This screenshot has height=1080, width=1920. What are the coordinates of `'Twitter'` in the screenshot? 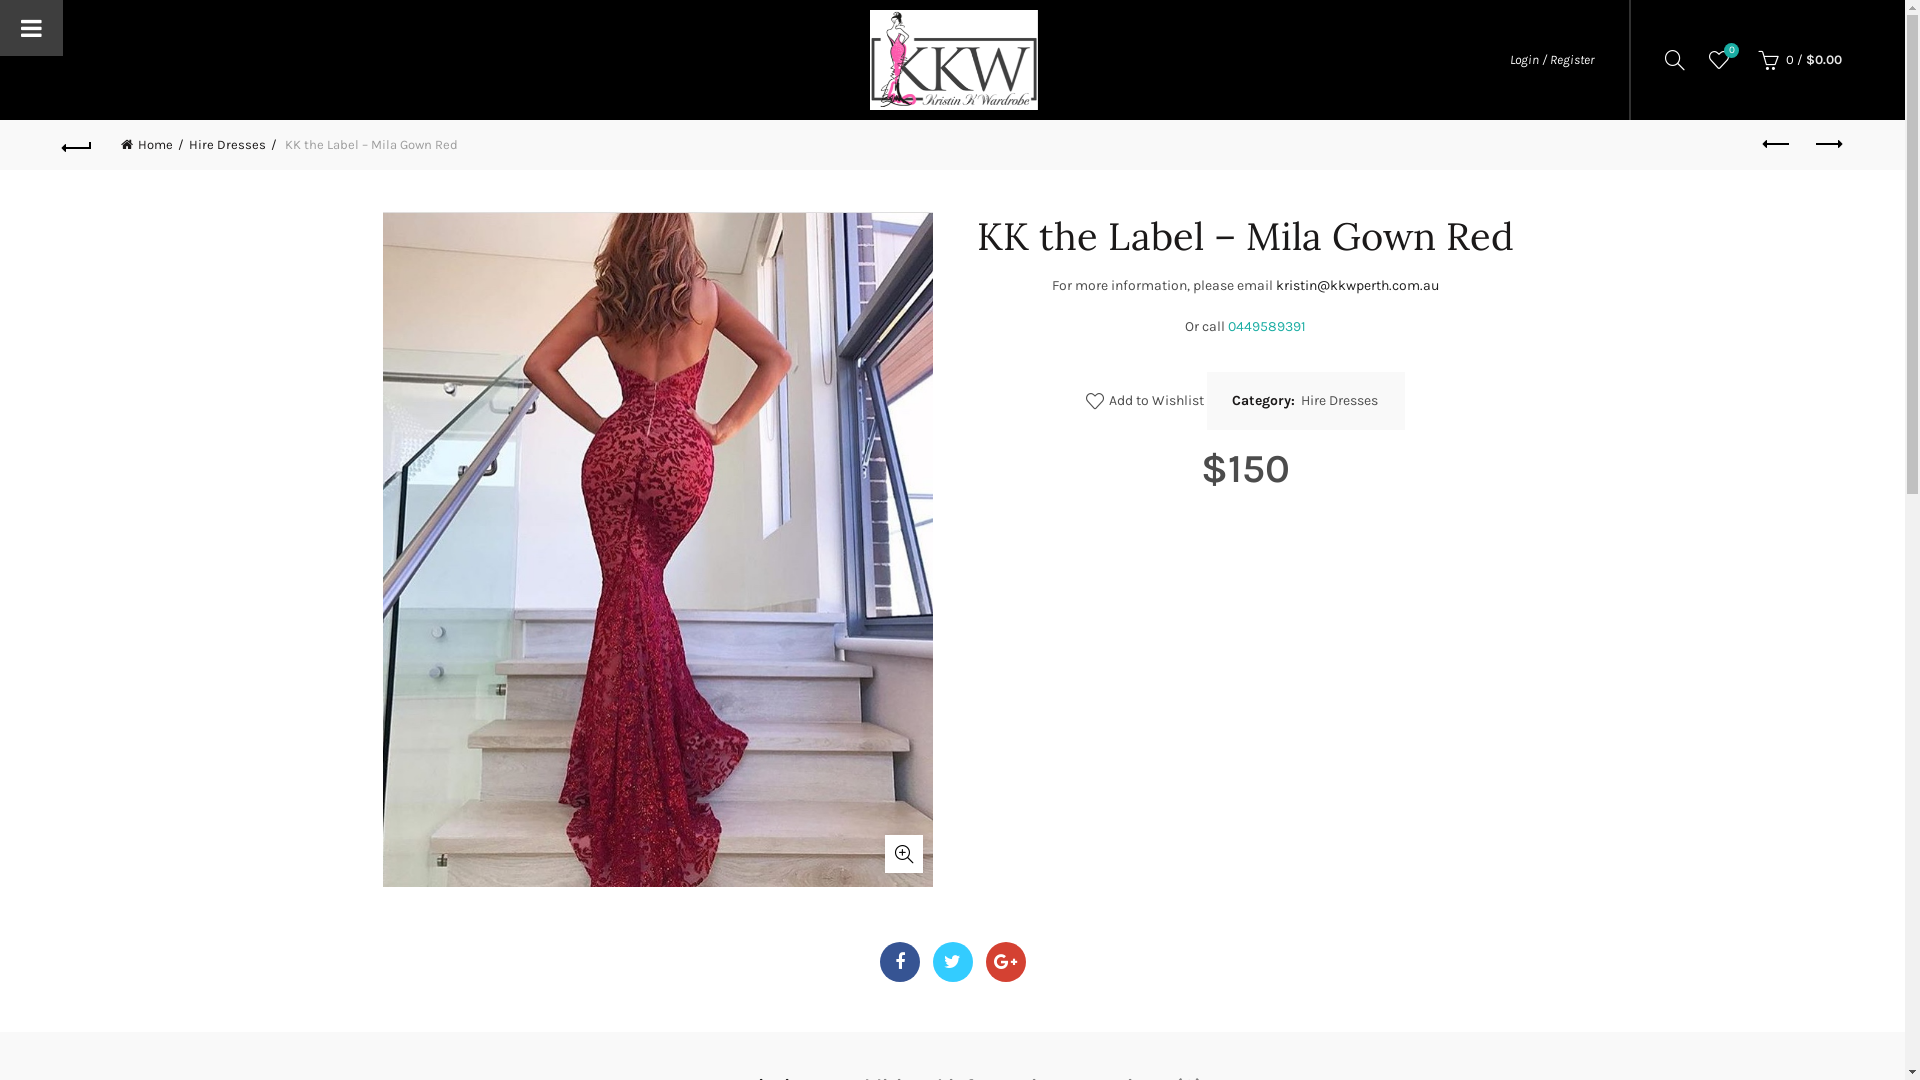 It's located at (930, 960).